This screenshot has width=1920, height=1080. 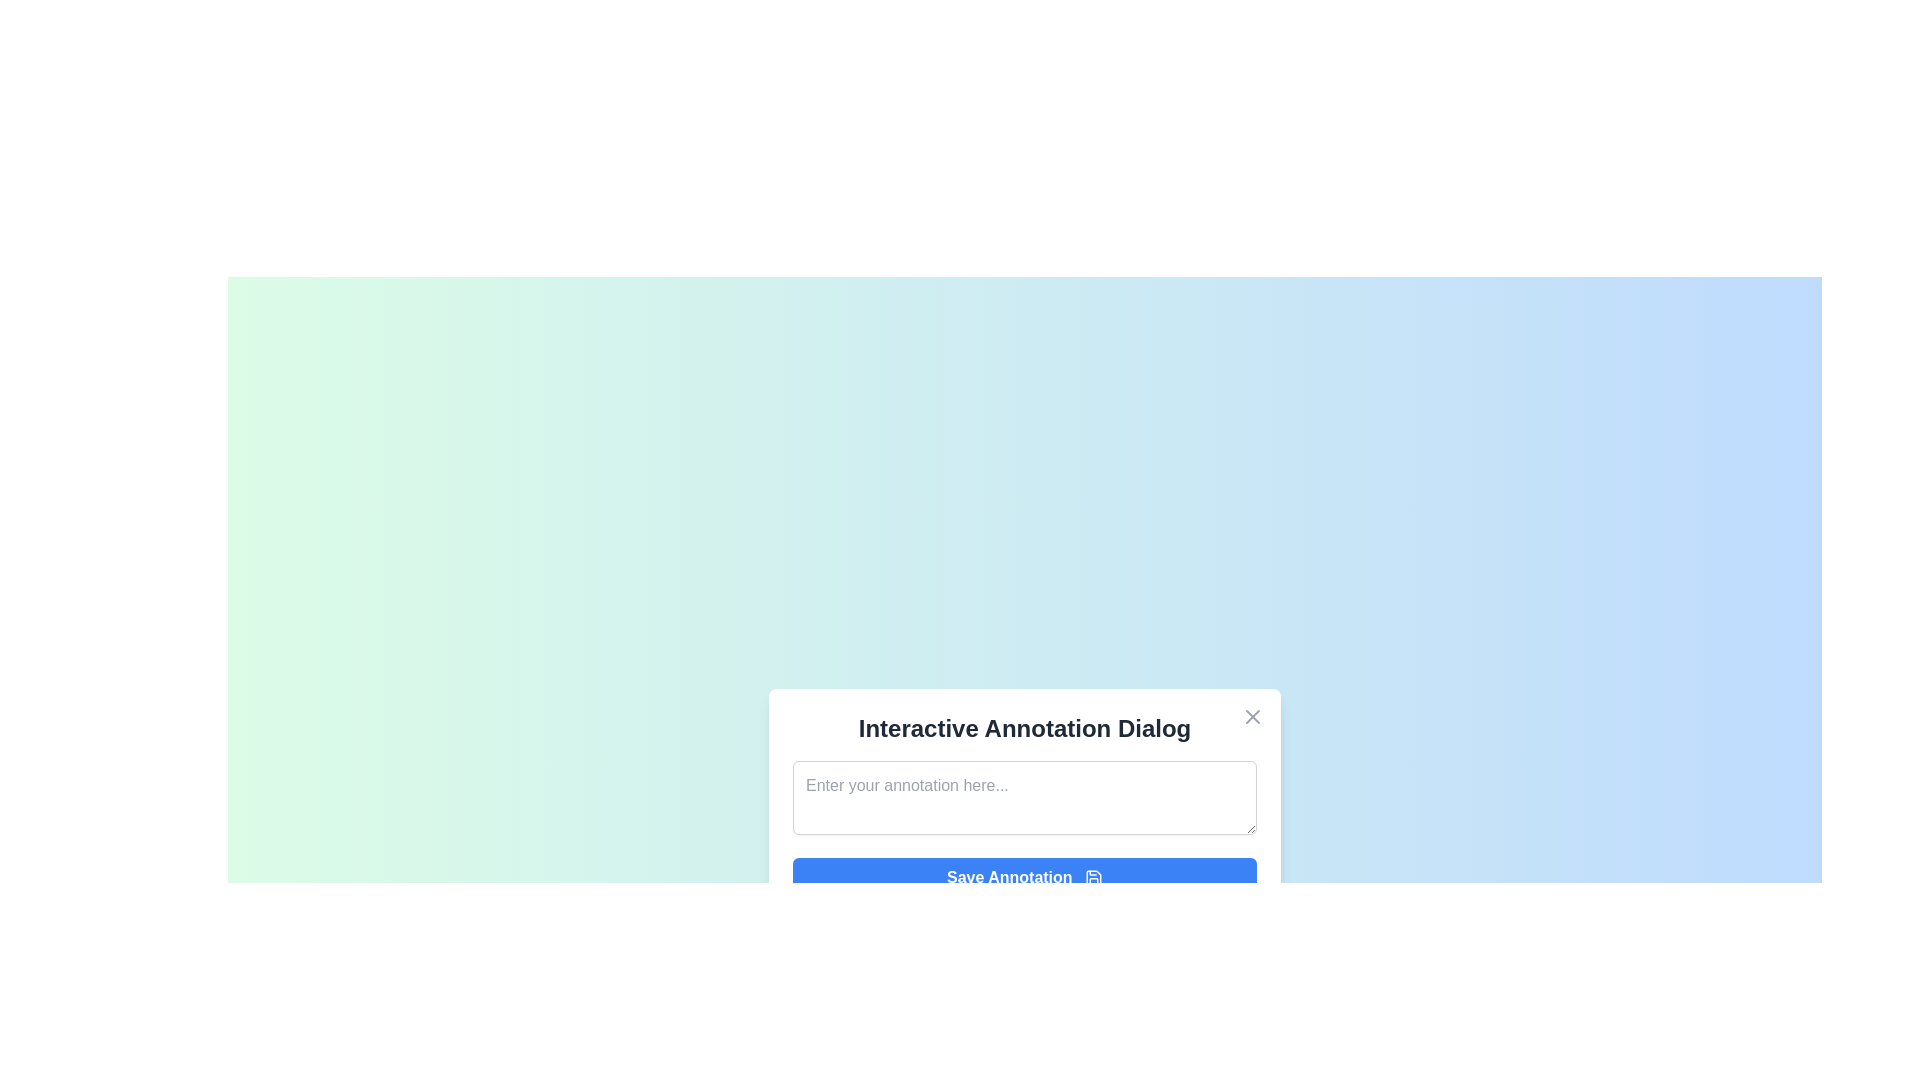 What do you see at coordinates (1025, 876) in the screenshot?
I see `the 'Save Annotation' button to save the entered annotation` at bounding box center [1025, 876].